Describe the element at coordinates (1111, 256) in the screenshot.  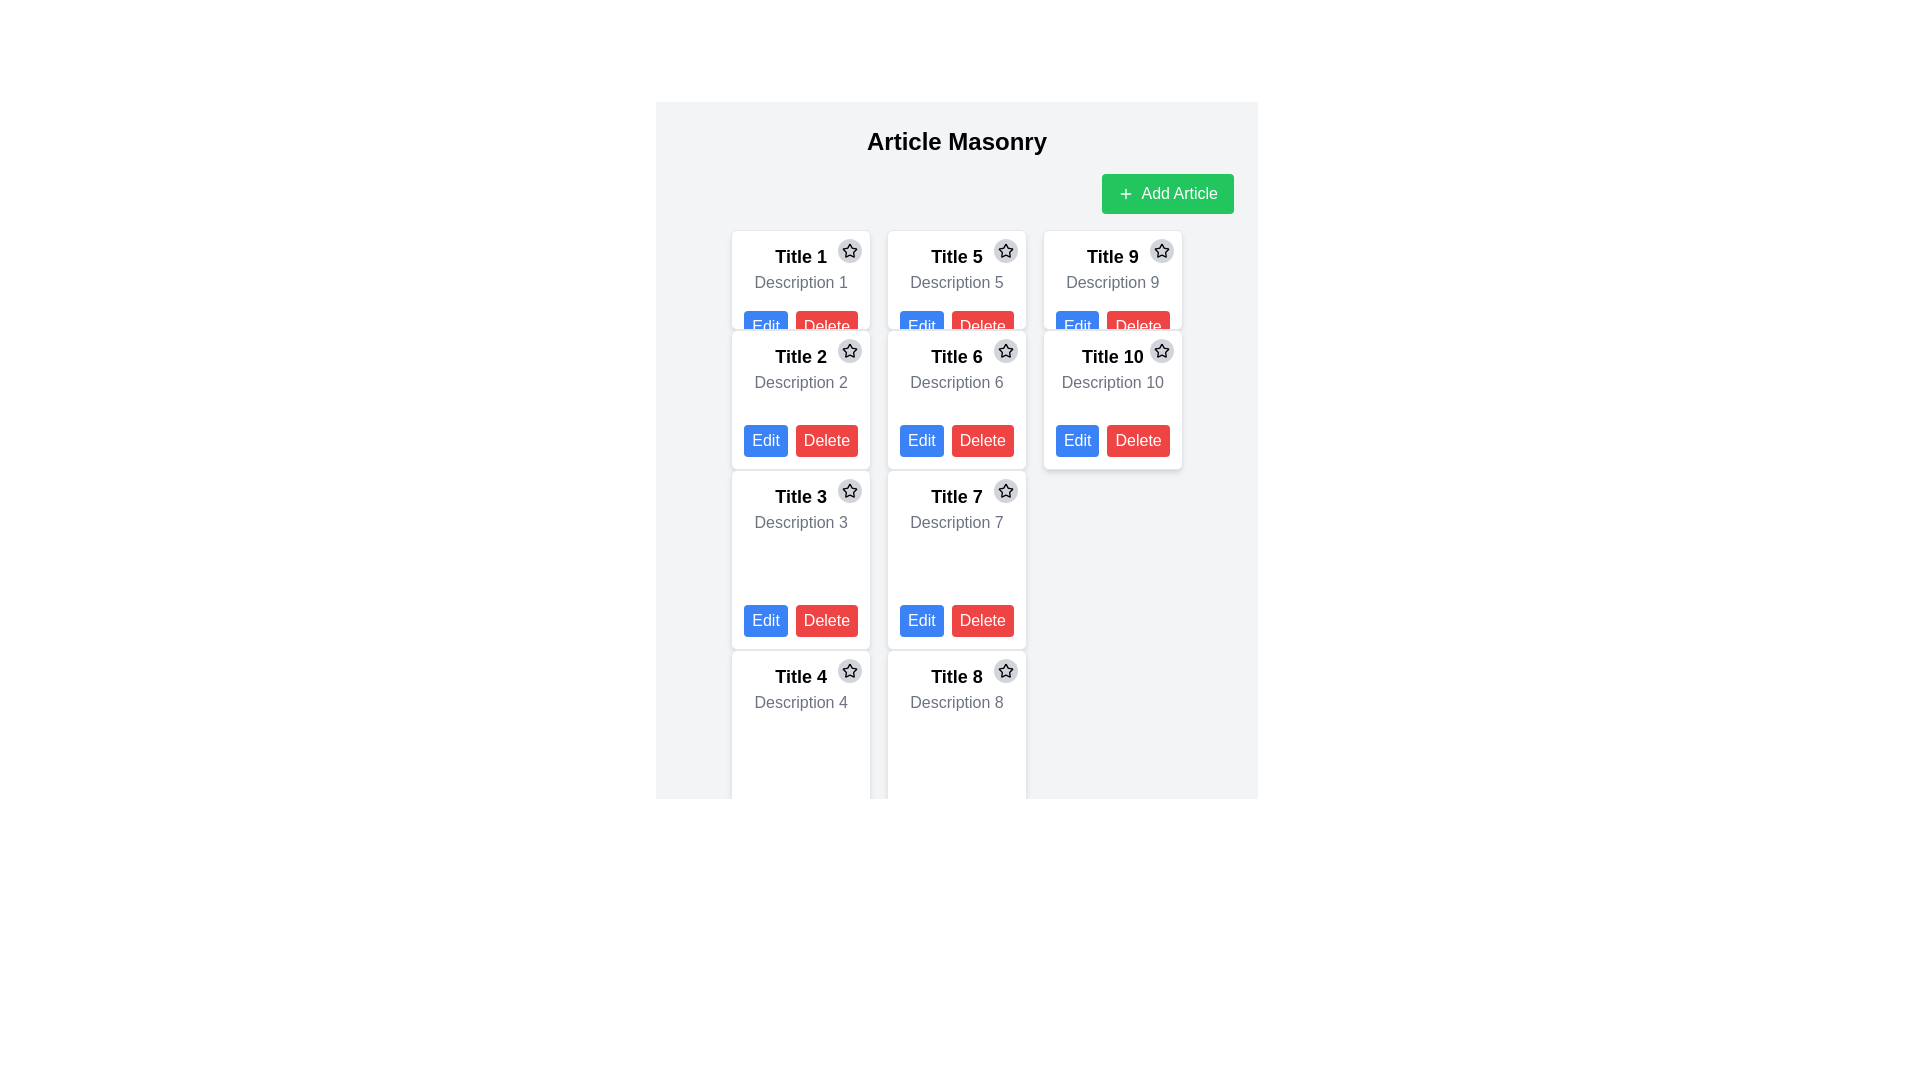
I see `the text label that serves as the heading for the associated card, located in the 4th column and 2nd row of the grid layout, positioned at the top center above 'Description 9' and the 'Edit' and 'Delete' buttons` at that location.